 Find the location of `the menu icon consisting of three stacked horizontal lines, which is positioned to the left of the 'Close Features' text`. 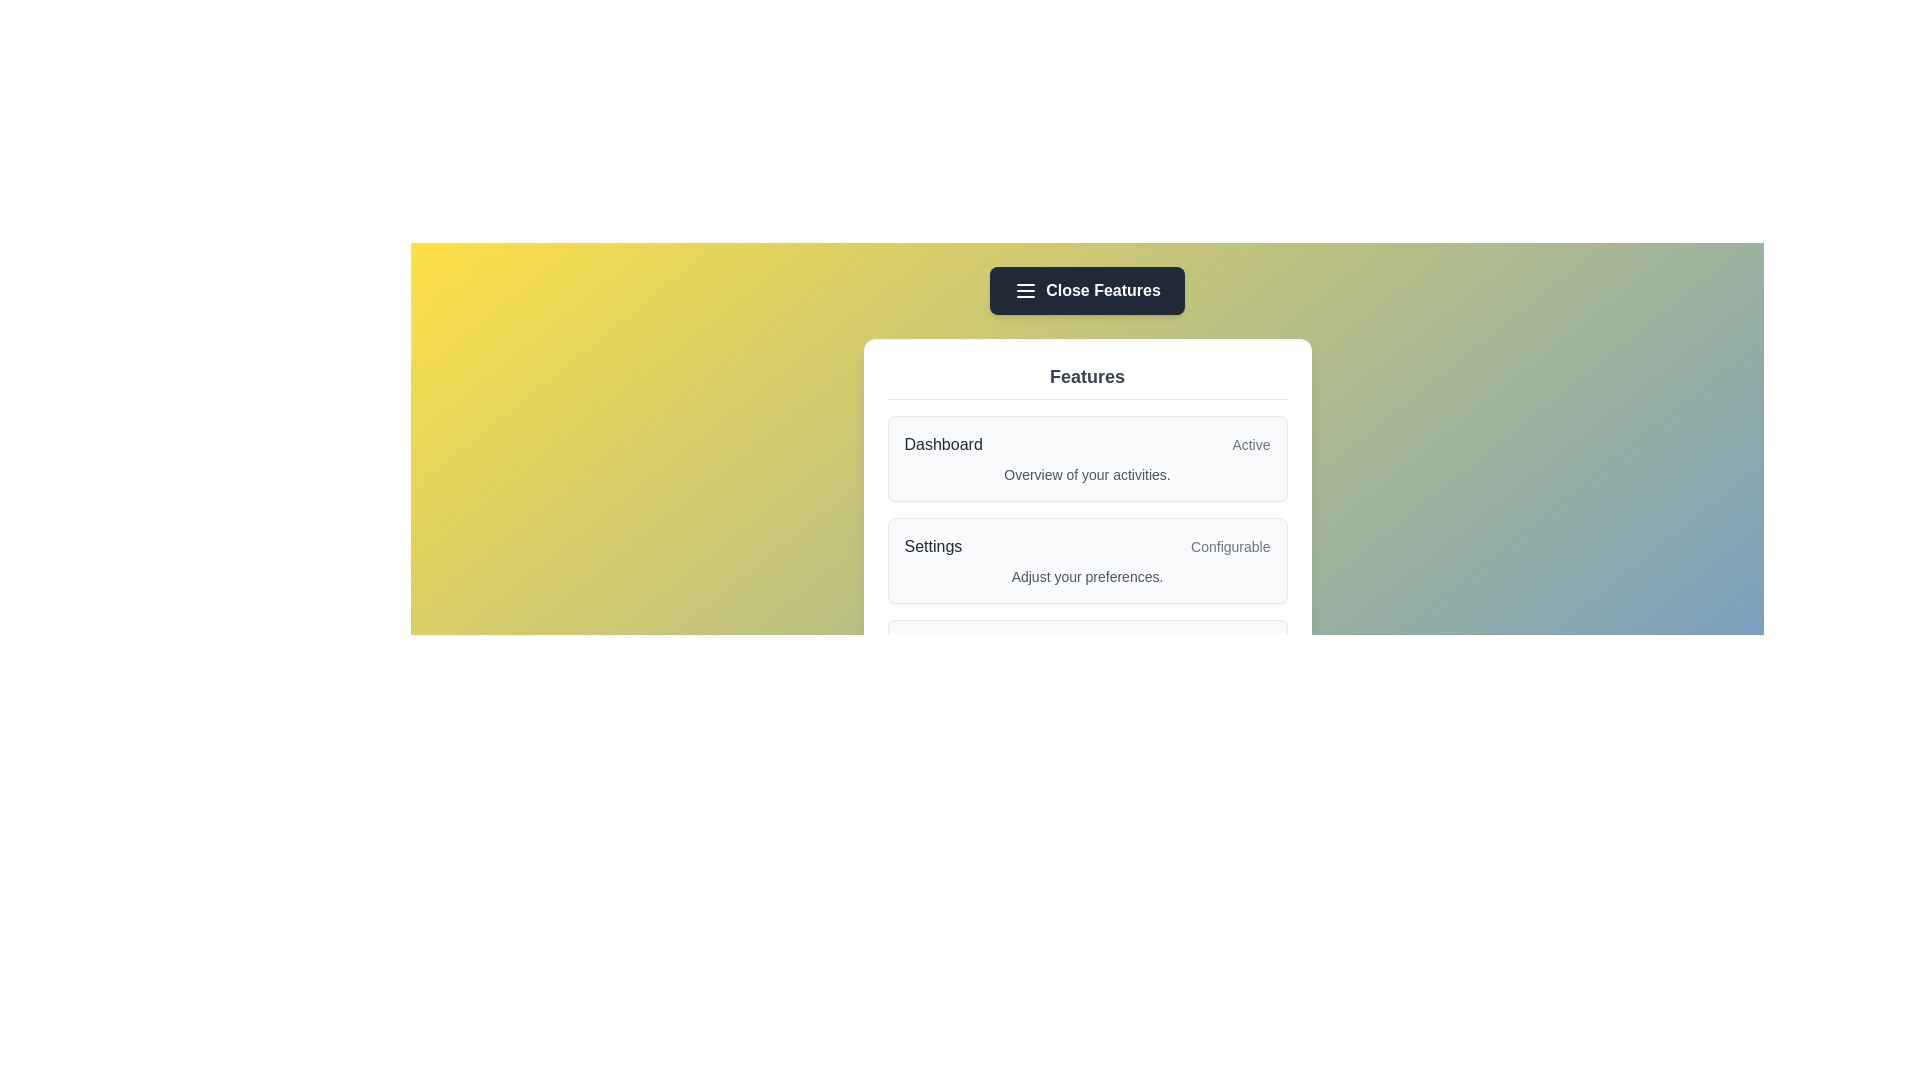

the menu icon consisting of three stacked horizontal lines, which is positioned to the left of the 'Close Features' text is located at coordinates (1026, 290).